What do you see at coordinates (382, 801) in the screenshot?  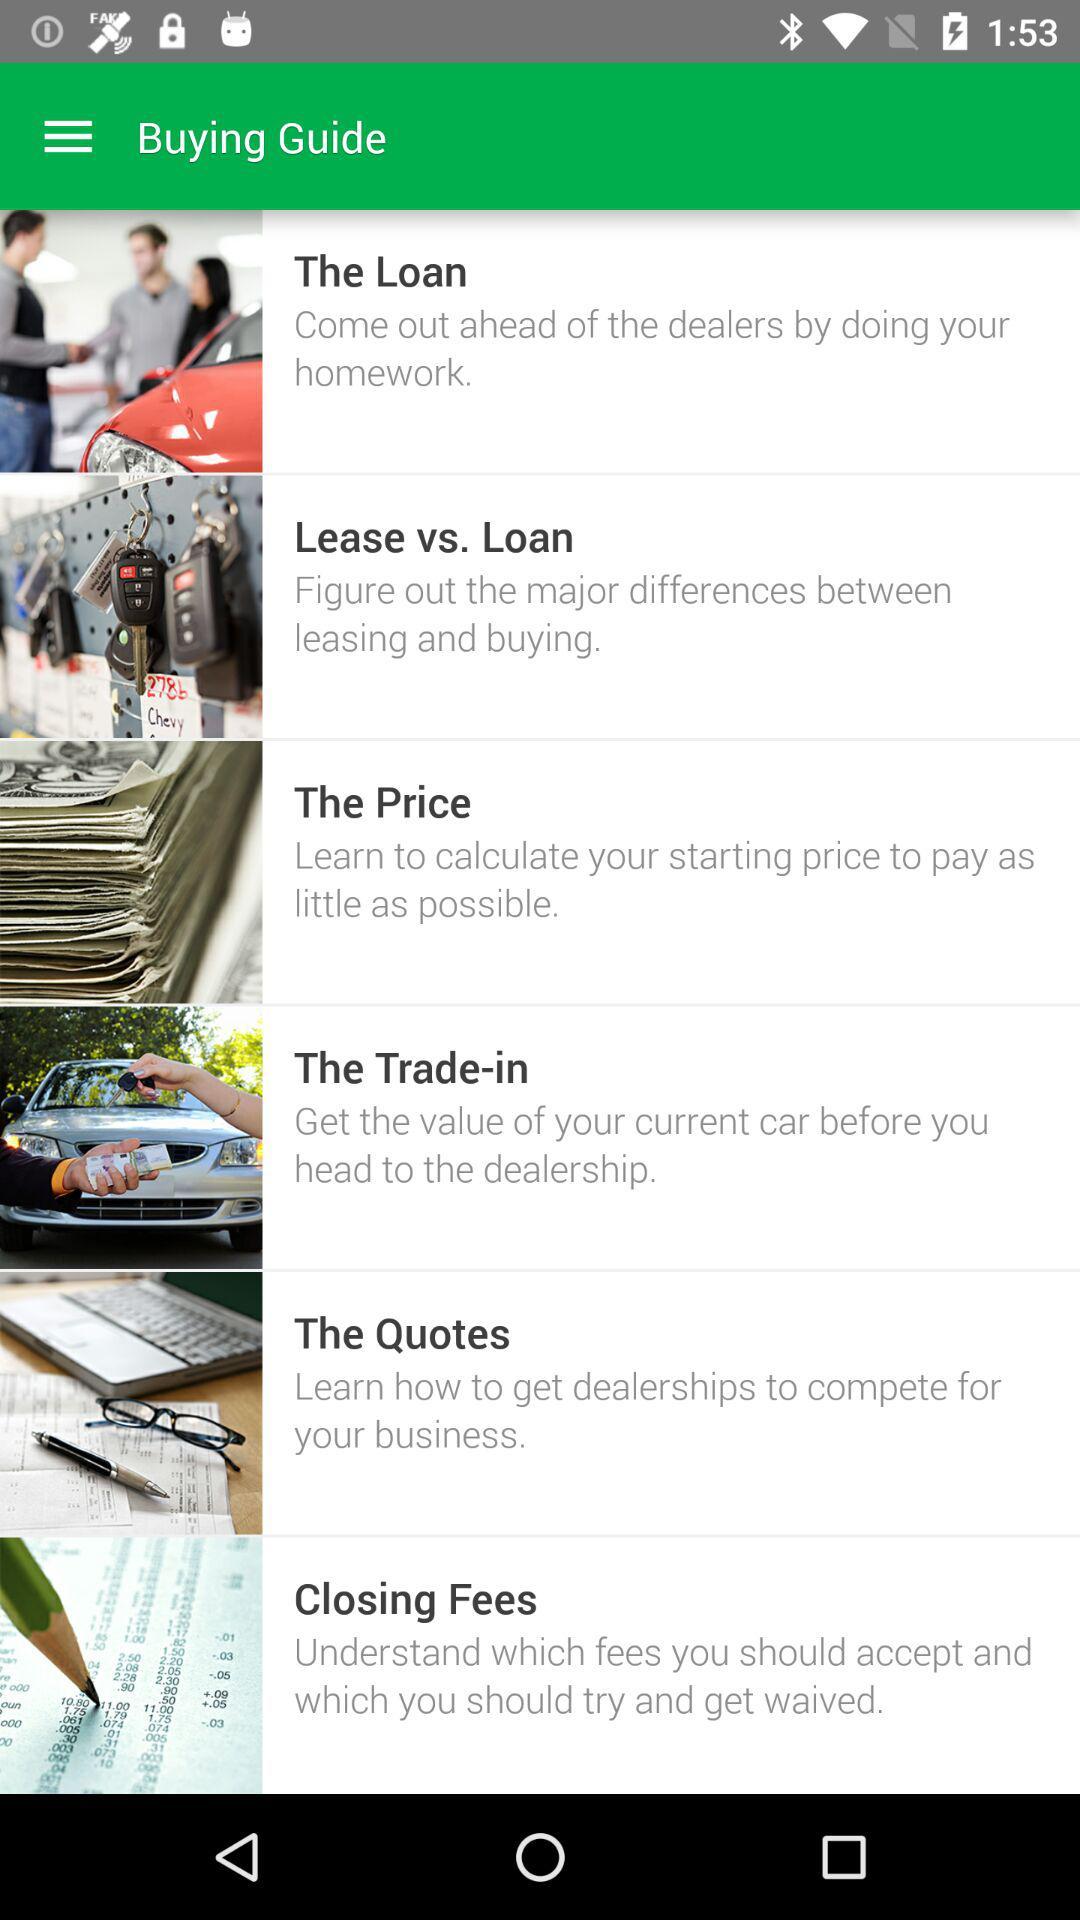 I see `the icon above the learn to calculate item` at bounding box center [382, 801].